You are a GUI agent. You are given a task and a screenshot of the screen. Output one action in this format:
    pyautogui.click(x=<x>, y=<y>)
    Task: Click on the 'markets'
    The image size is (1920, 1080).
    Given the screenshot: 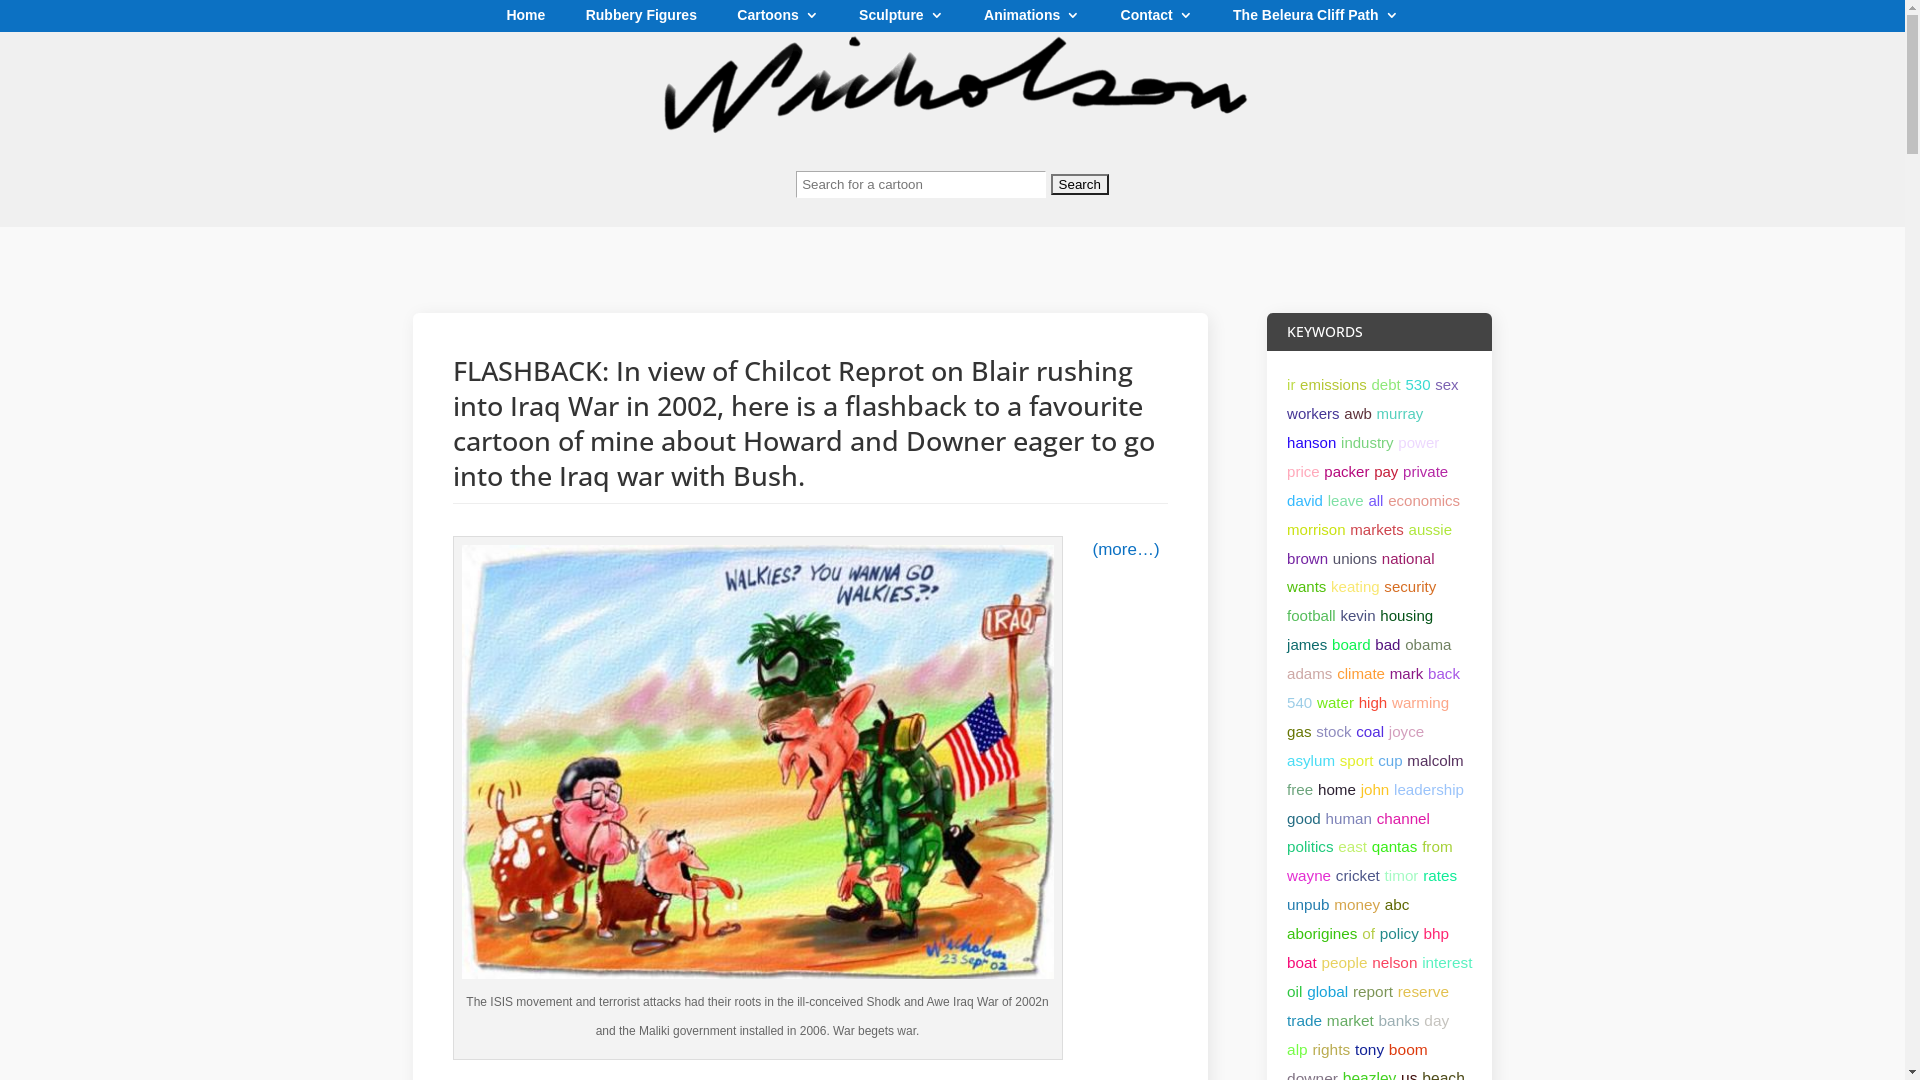 What is the action you would take?
    pyautogui.click(x=1376, y=528)
    